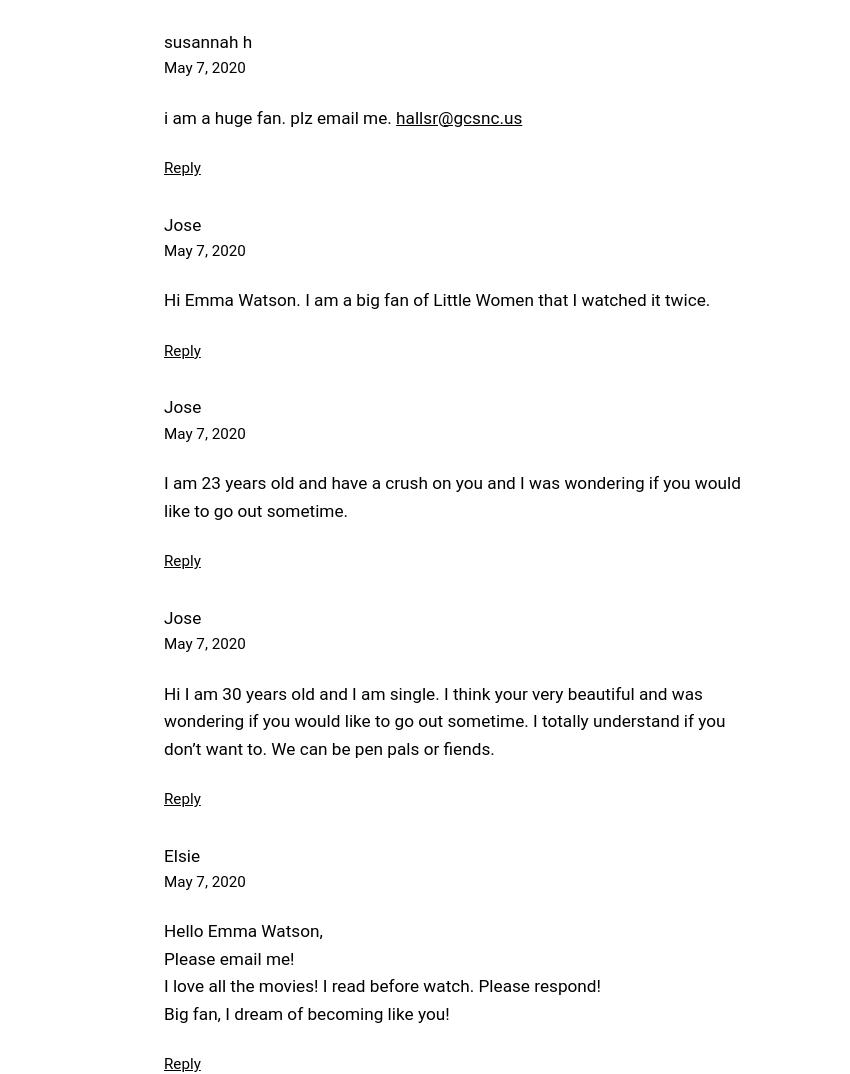 The height and width of the screenshot is (1074, 850). I want to click on 'Hi I am 30 years old and I am single. I think your very beautiful and was wondering if you would like to go out sometime. I totally understand if you don’t want to. We can be pen pals or fiends.', so click(443, 720).